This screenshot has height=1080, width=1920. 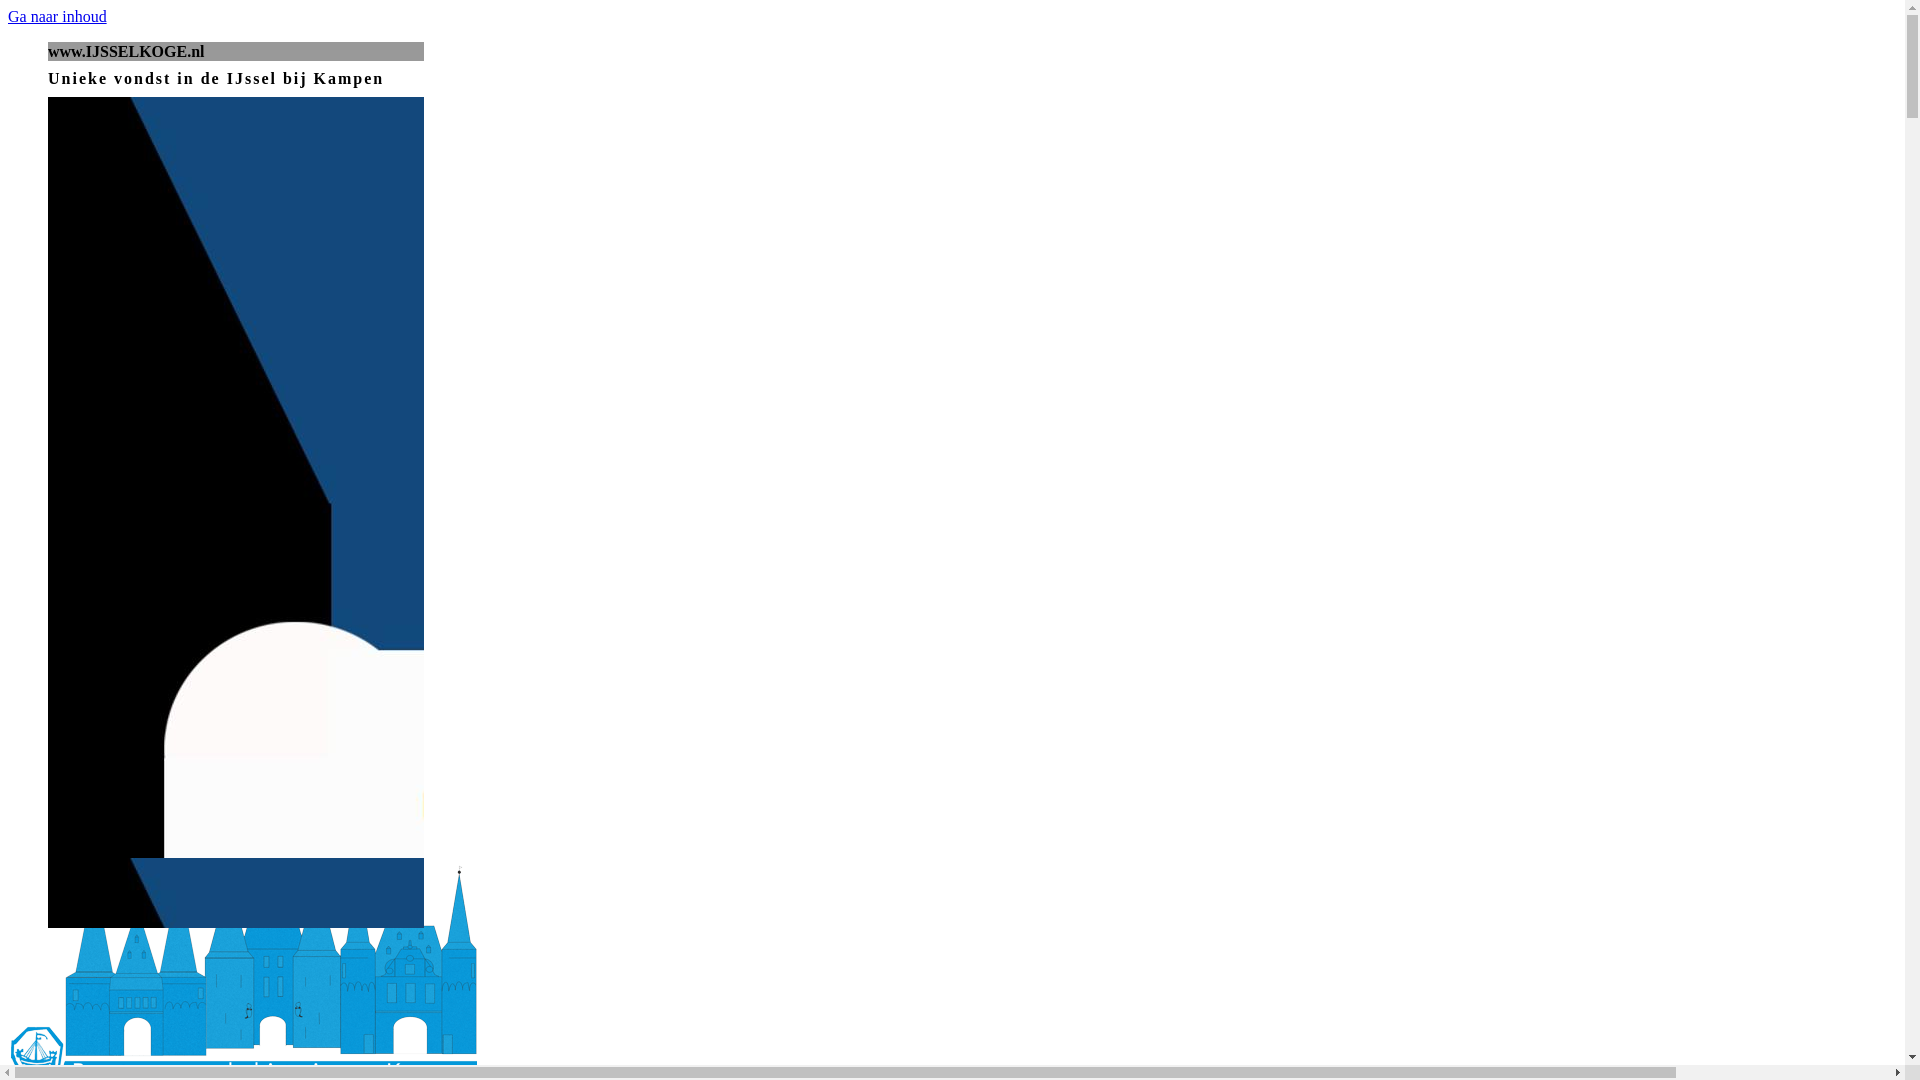 I want to click on 'Ga naar inhoud', so click(x=57, y=16).